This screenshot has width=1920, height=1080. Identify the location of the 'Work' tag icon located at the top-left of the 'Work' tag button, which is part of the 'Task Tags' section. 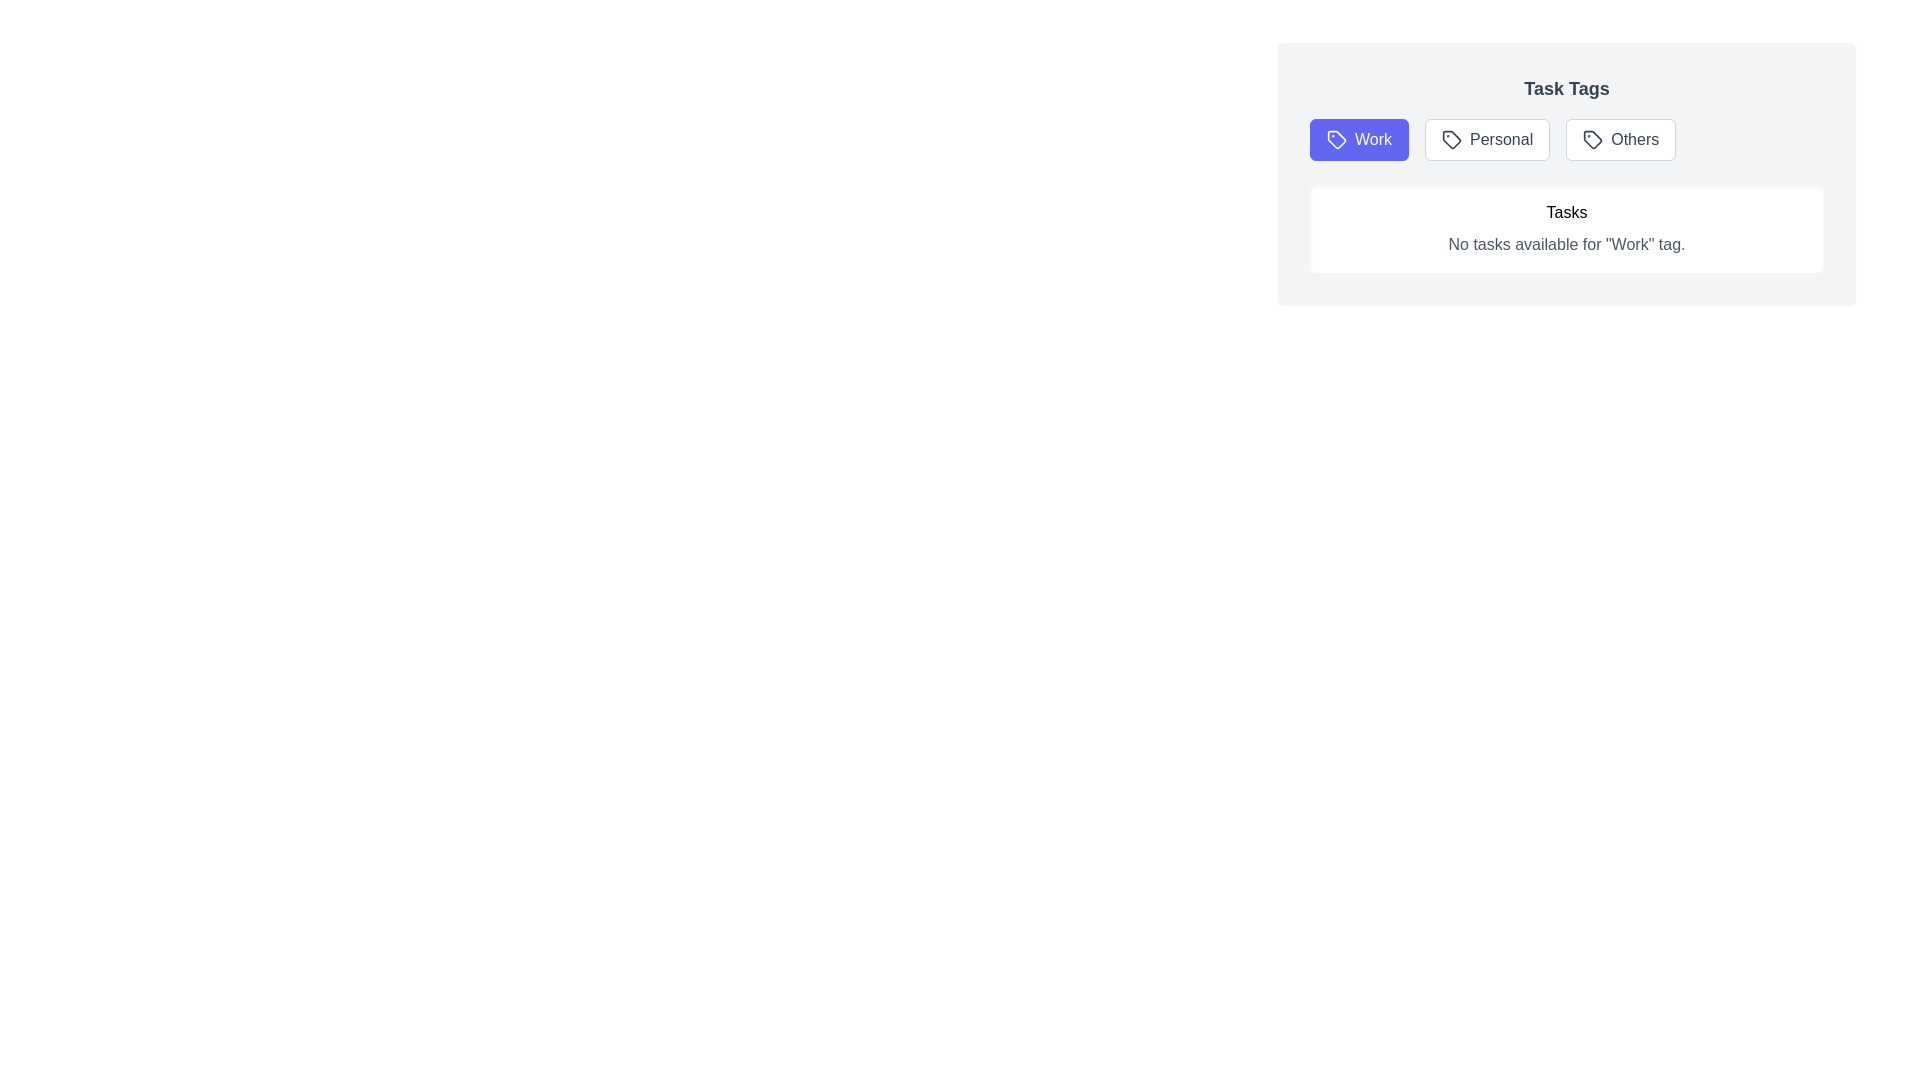
(1337, 138).